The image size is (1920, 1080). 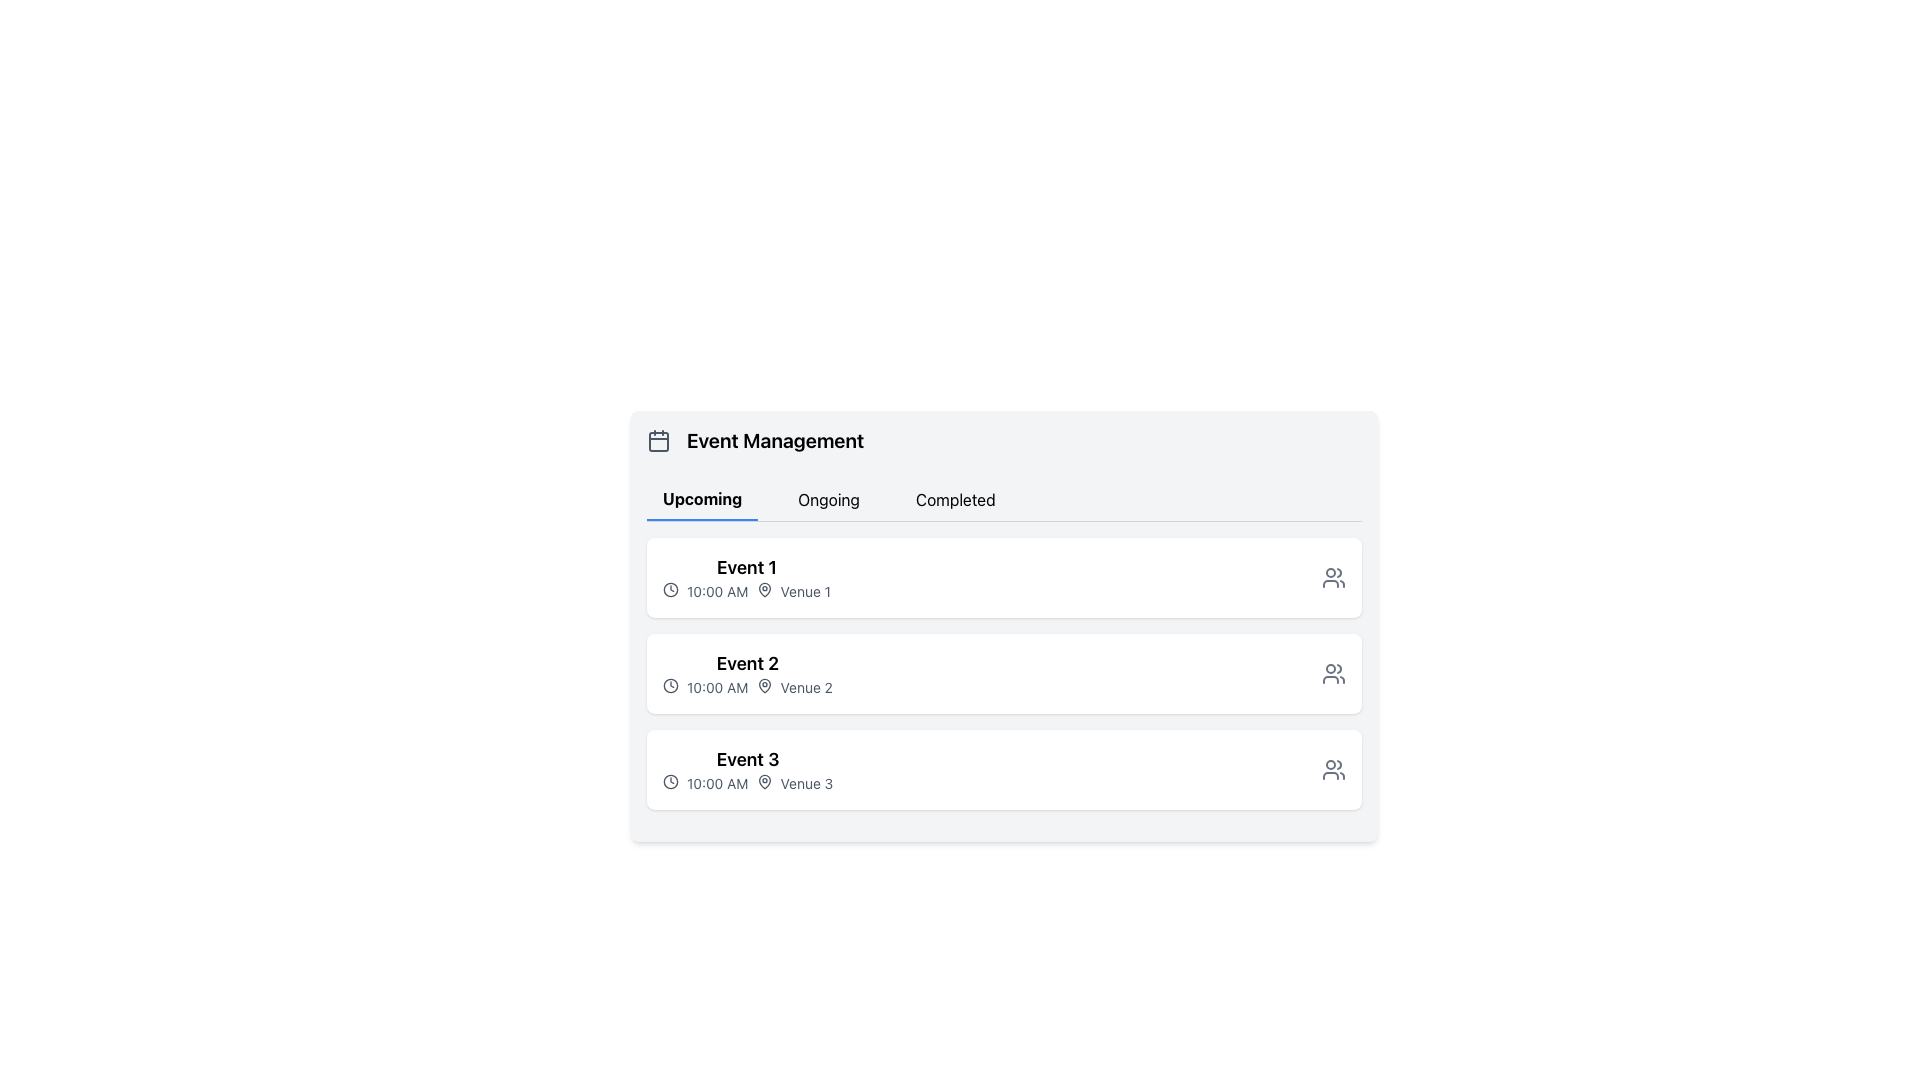 I want to click on the text and icon combination displaying '10:00 AM Venue 3' in the third event card under 'Event 3', so click(x=747, y=782).